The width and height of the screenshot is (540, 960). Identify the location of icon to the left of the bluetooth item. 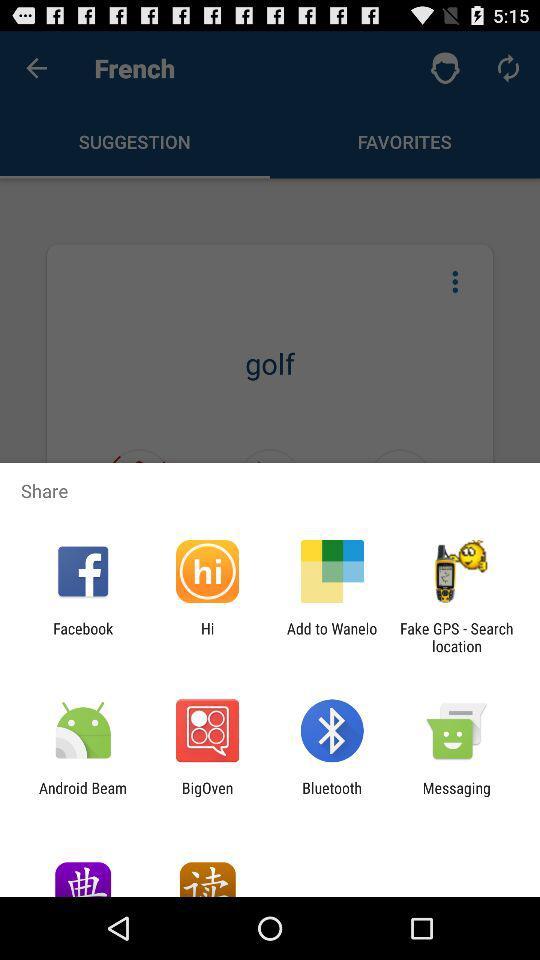
(206, 796).